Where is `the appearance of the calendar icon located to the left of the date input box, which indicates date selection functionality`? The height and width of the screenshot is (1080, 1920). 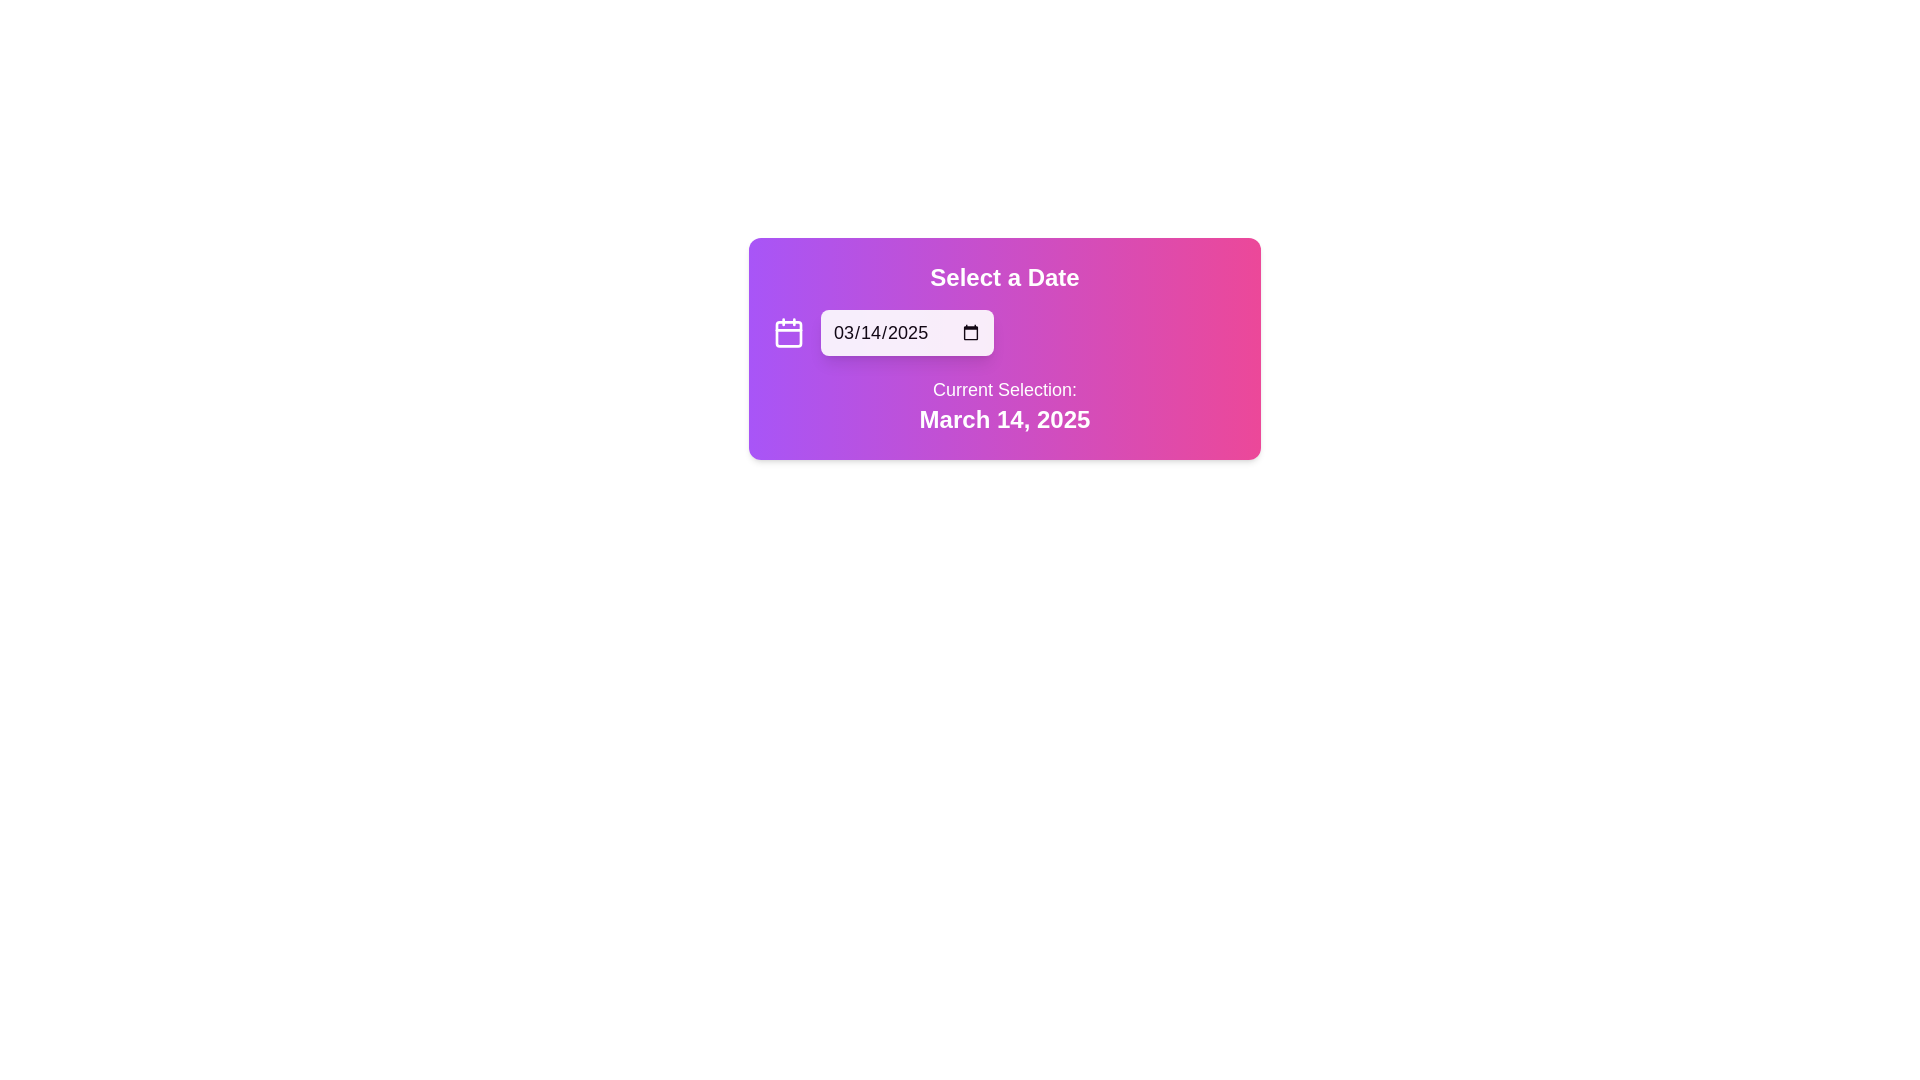
the appearance of the calendar icon located to the left of the date input box, which indicates date selection functionality is located at coordinates (787, 331).